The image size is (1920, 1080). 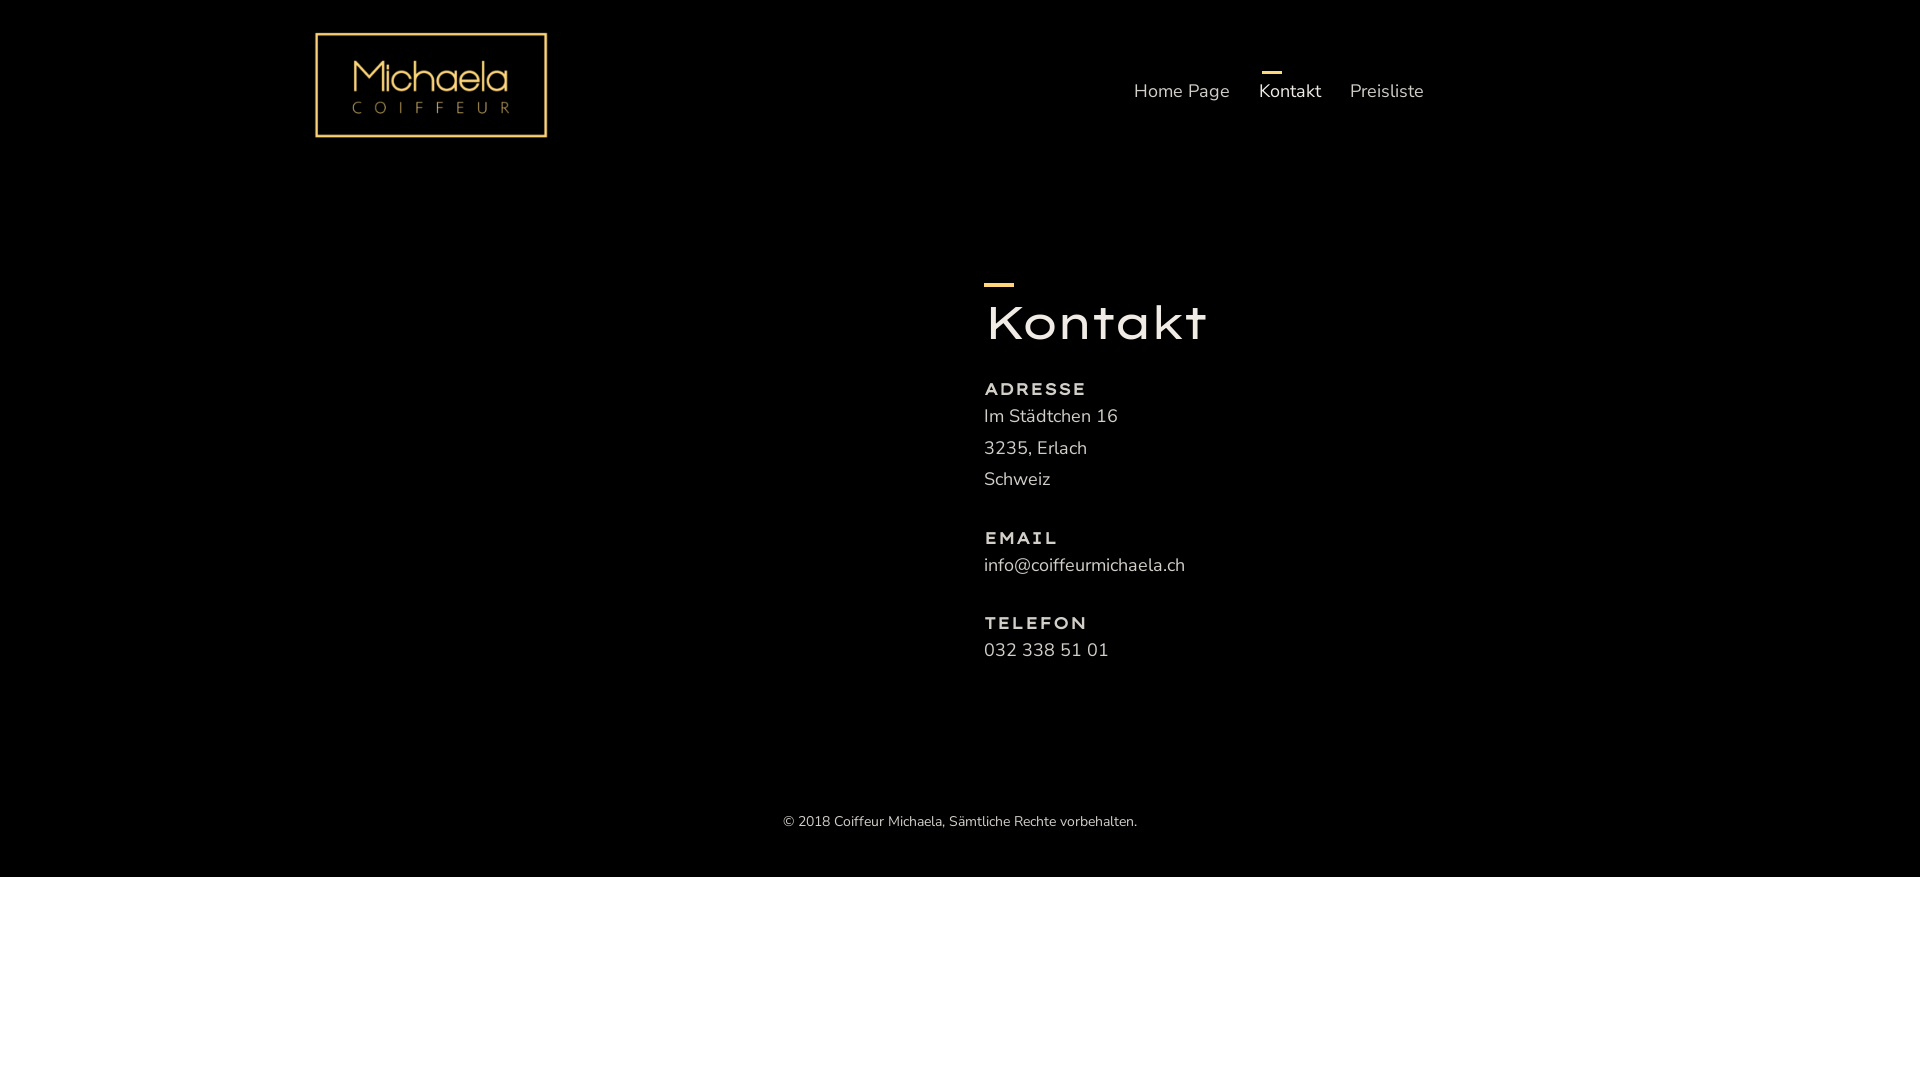 I want to click on '032 338 51 01', so click(x=1045, y=651).